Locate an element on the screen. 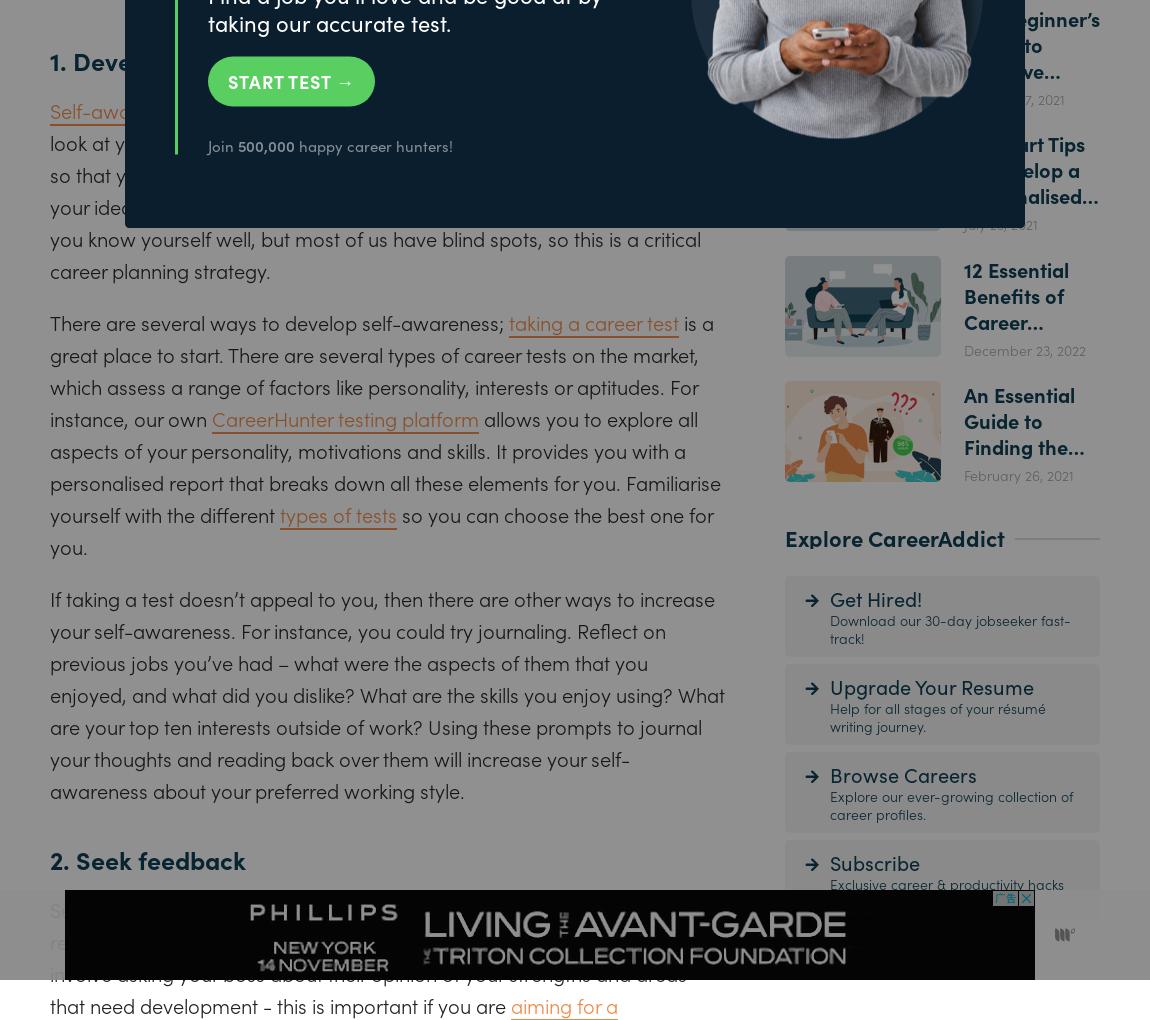 The image size is (1150, 1020). 'Explore our ever-growing collection of career profiles.' is located at coordinates (951, 802).